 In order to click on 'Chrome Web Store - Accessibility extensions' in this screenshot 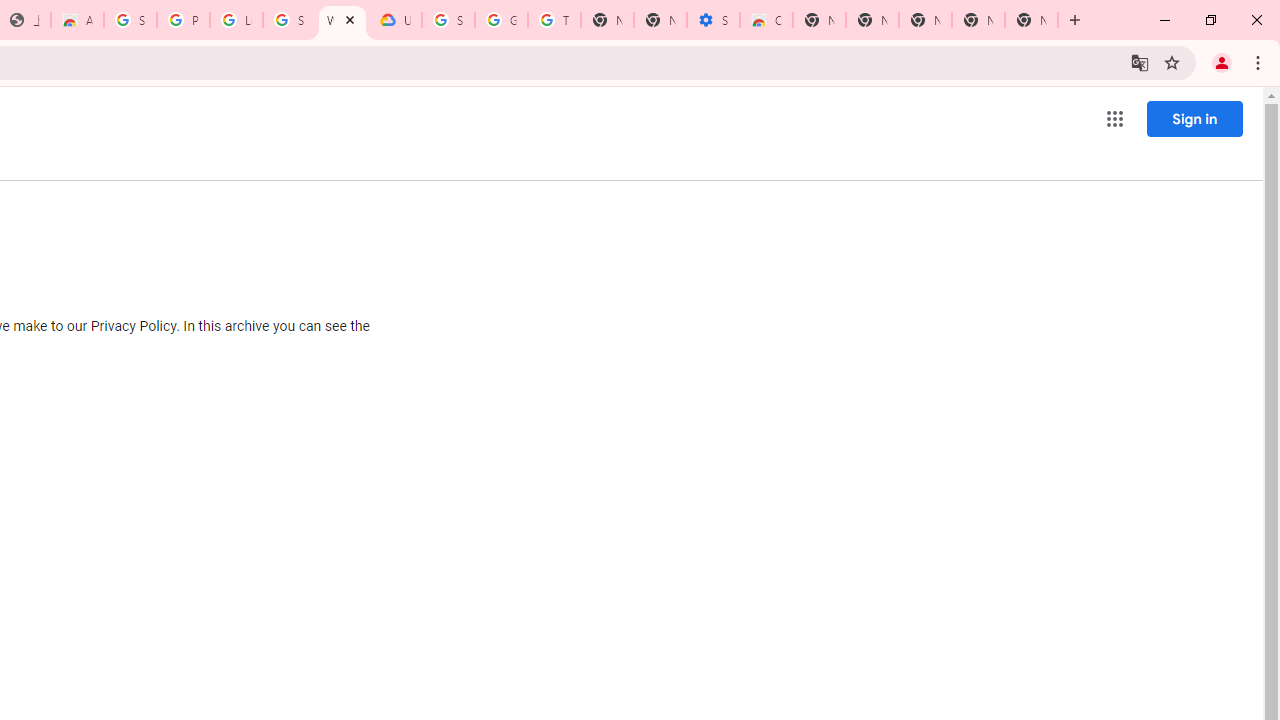, I will do `click(765, 20)`.